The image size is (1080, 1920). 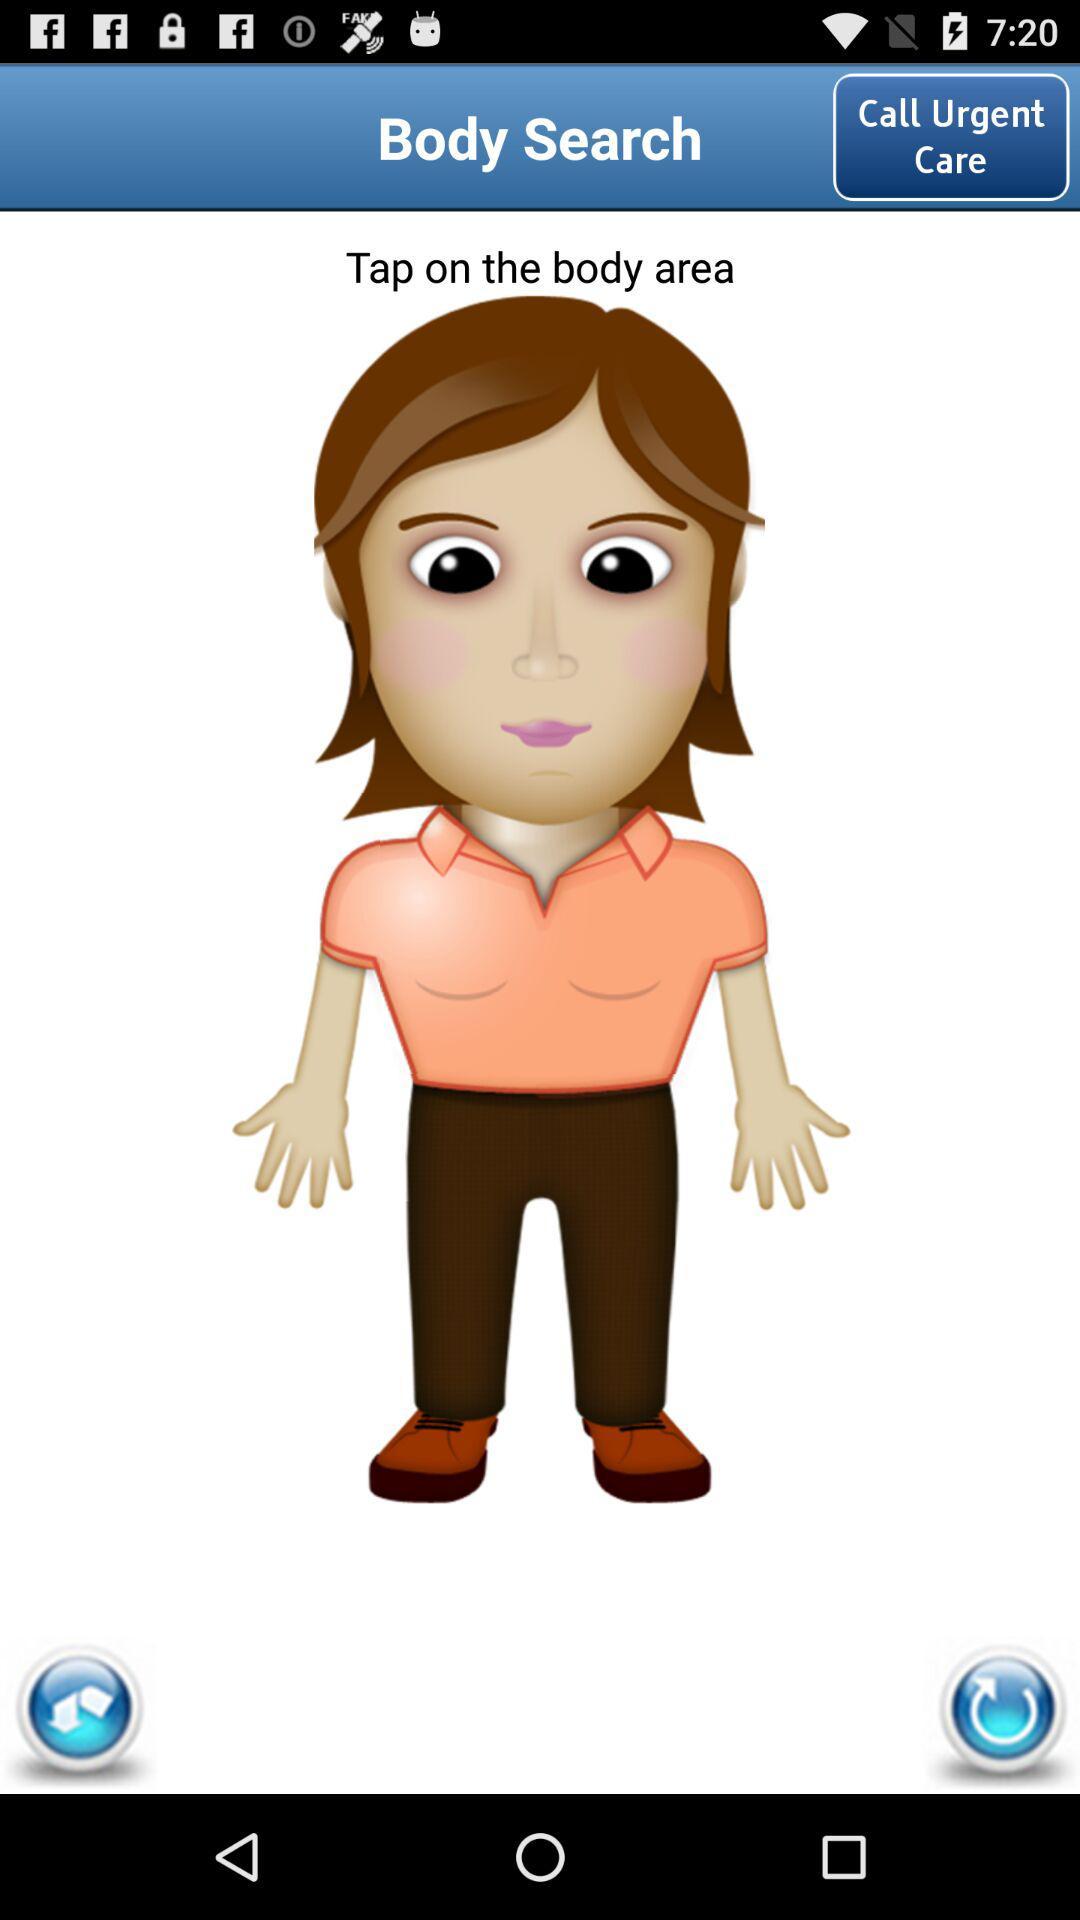 What do you see at coordinates (540, 1353) in the screenshot?
I see `human legs` at bounding box center [540, 1353].